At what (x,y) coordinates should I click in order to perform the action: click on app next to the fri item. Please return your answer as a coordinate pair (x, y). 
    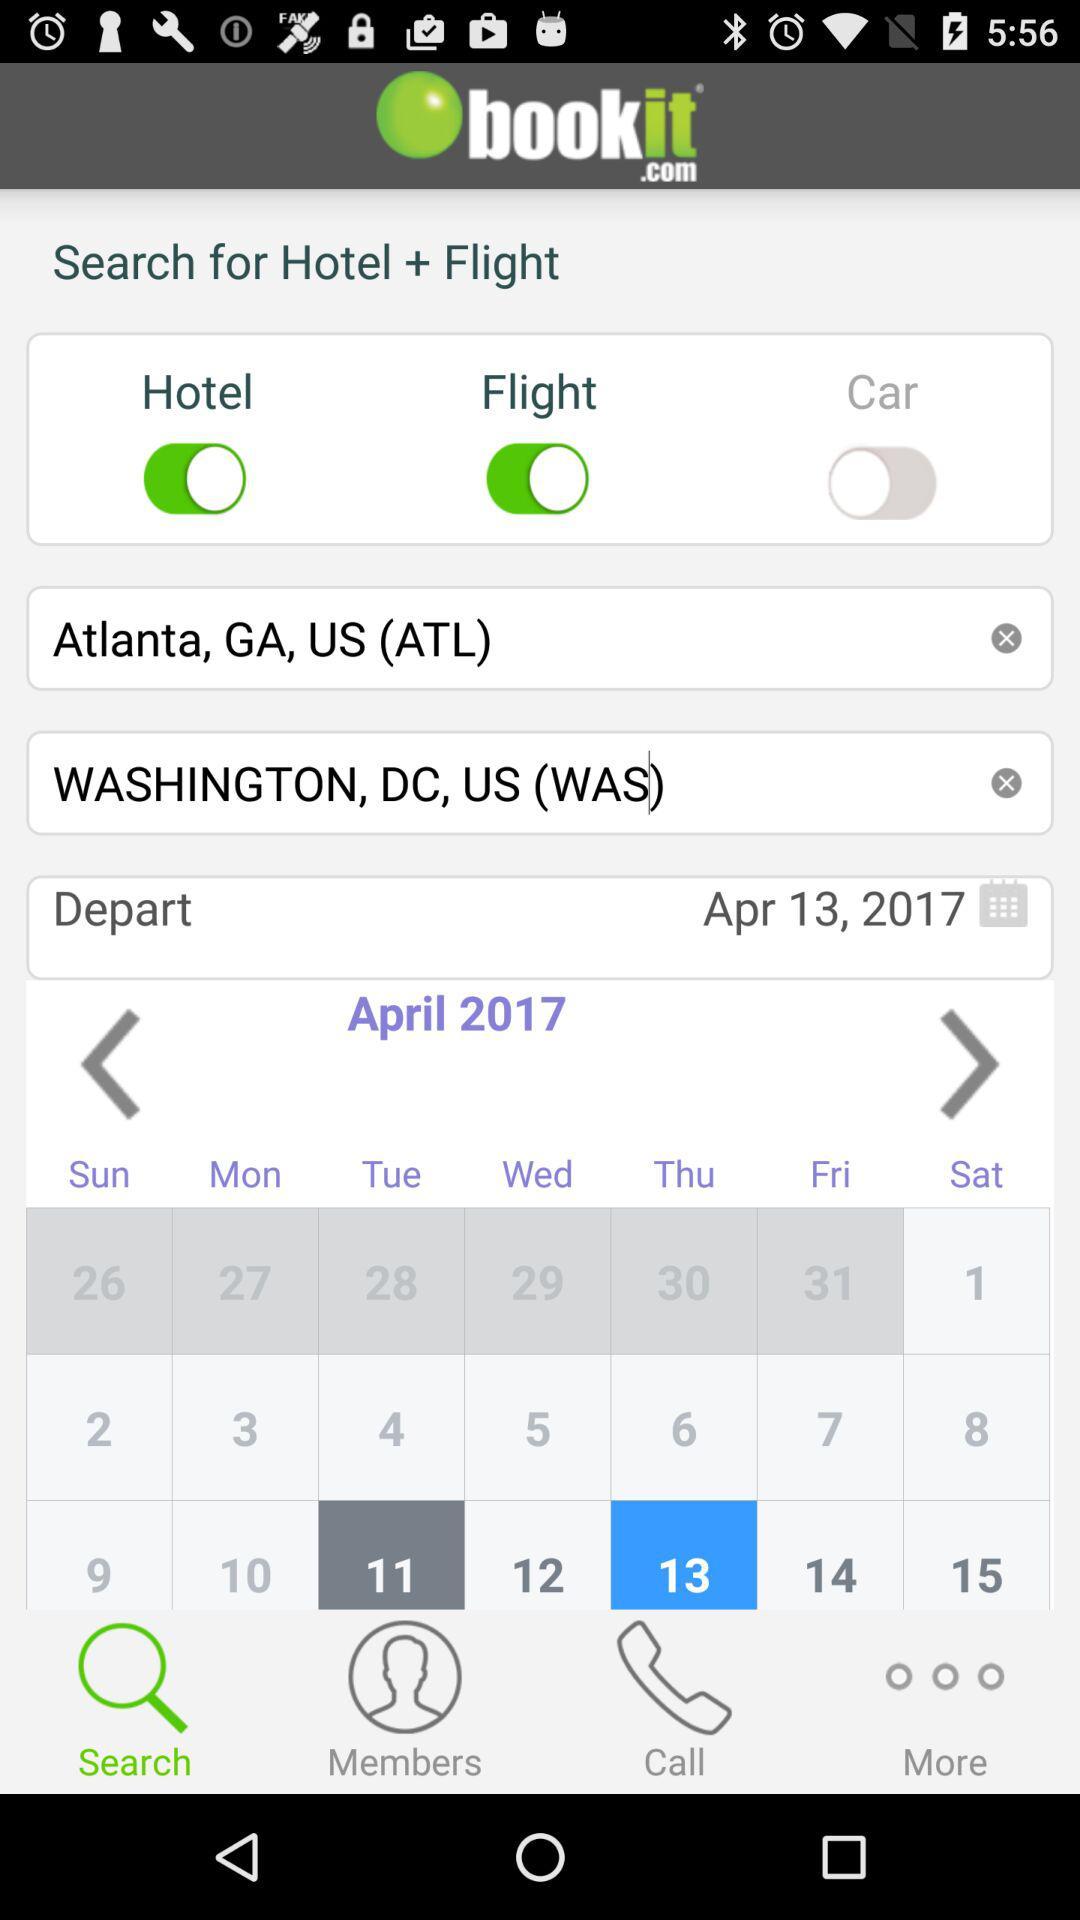
    Looking at the image, I should click on (975, 1178).